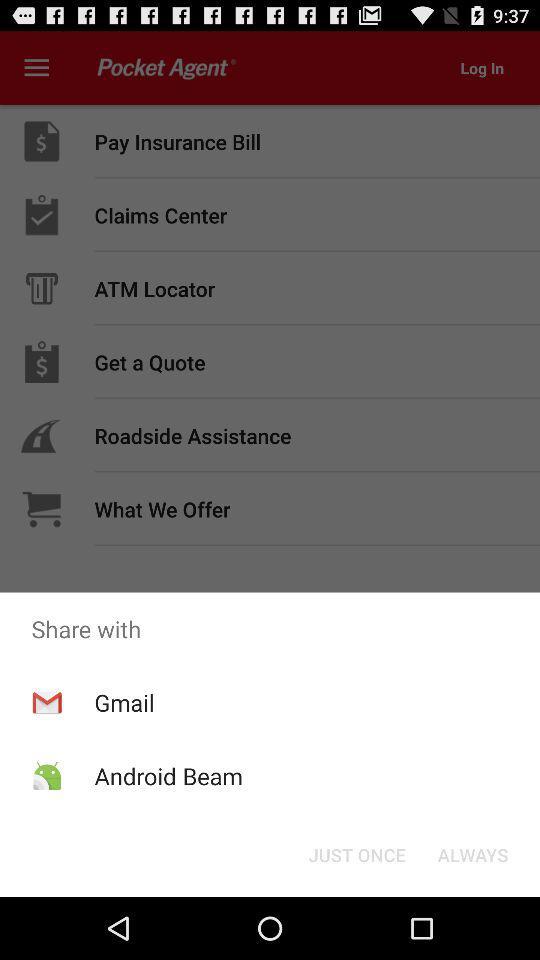 The height and width of the screenshot is (960, 540). Describe the element at coordinates (124, 702) in the screenshot. I see `the gmail item` at that location.